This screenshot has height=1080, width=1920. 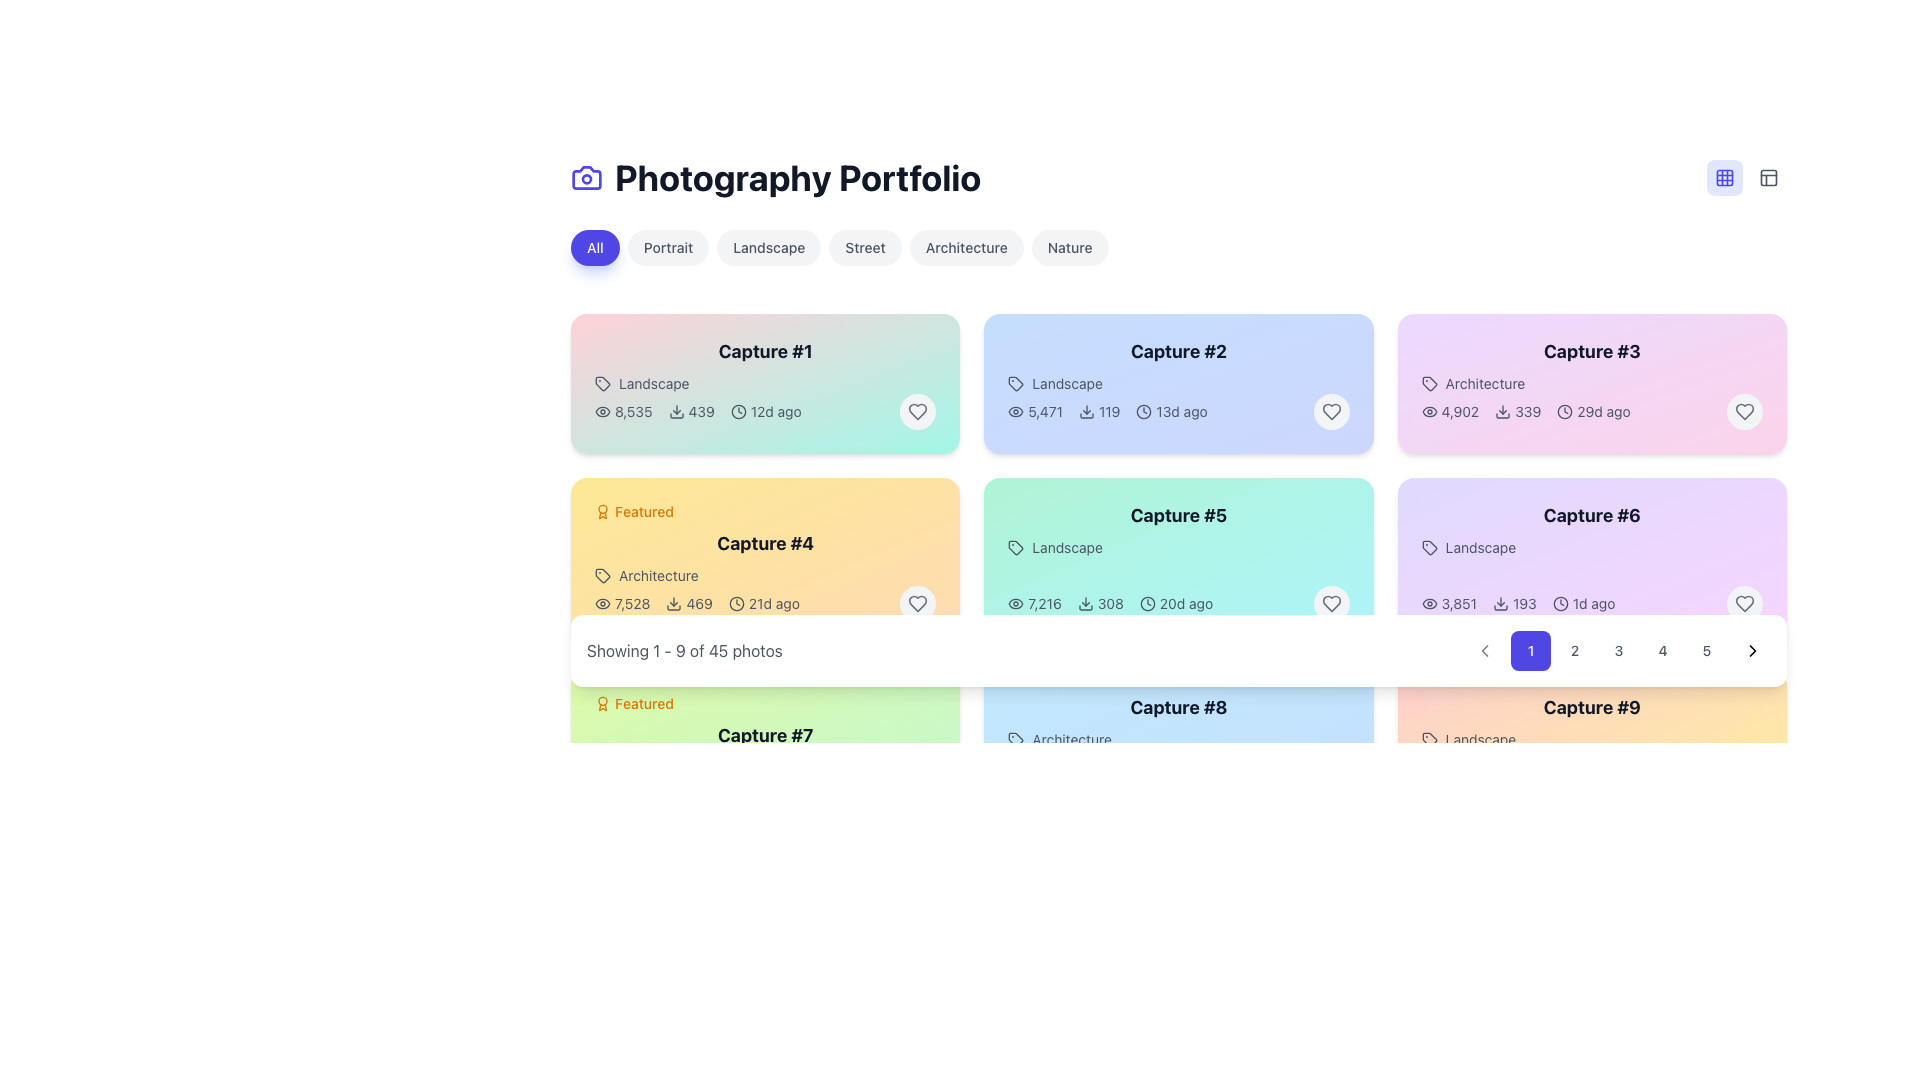 I want to click on the text label reading 'Architecture', which is styled in light gray and is positioned next to an icon on the card labeled 'Capture #8', so click(x=1179, y=740).